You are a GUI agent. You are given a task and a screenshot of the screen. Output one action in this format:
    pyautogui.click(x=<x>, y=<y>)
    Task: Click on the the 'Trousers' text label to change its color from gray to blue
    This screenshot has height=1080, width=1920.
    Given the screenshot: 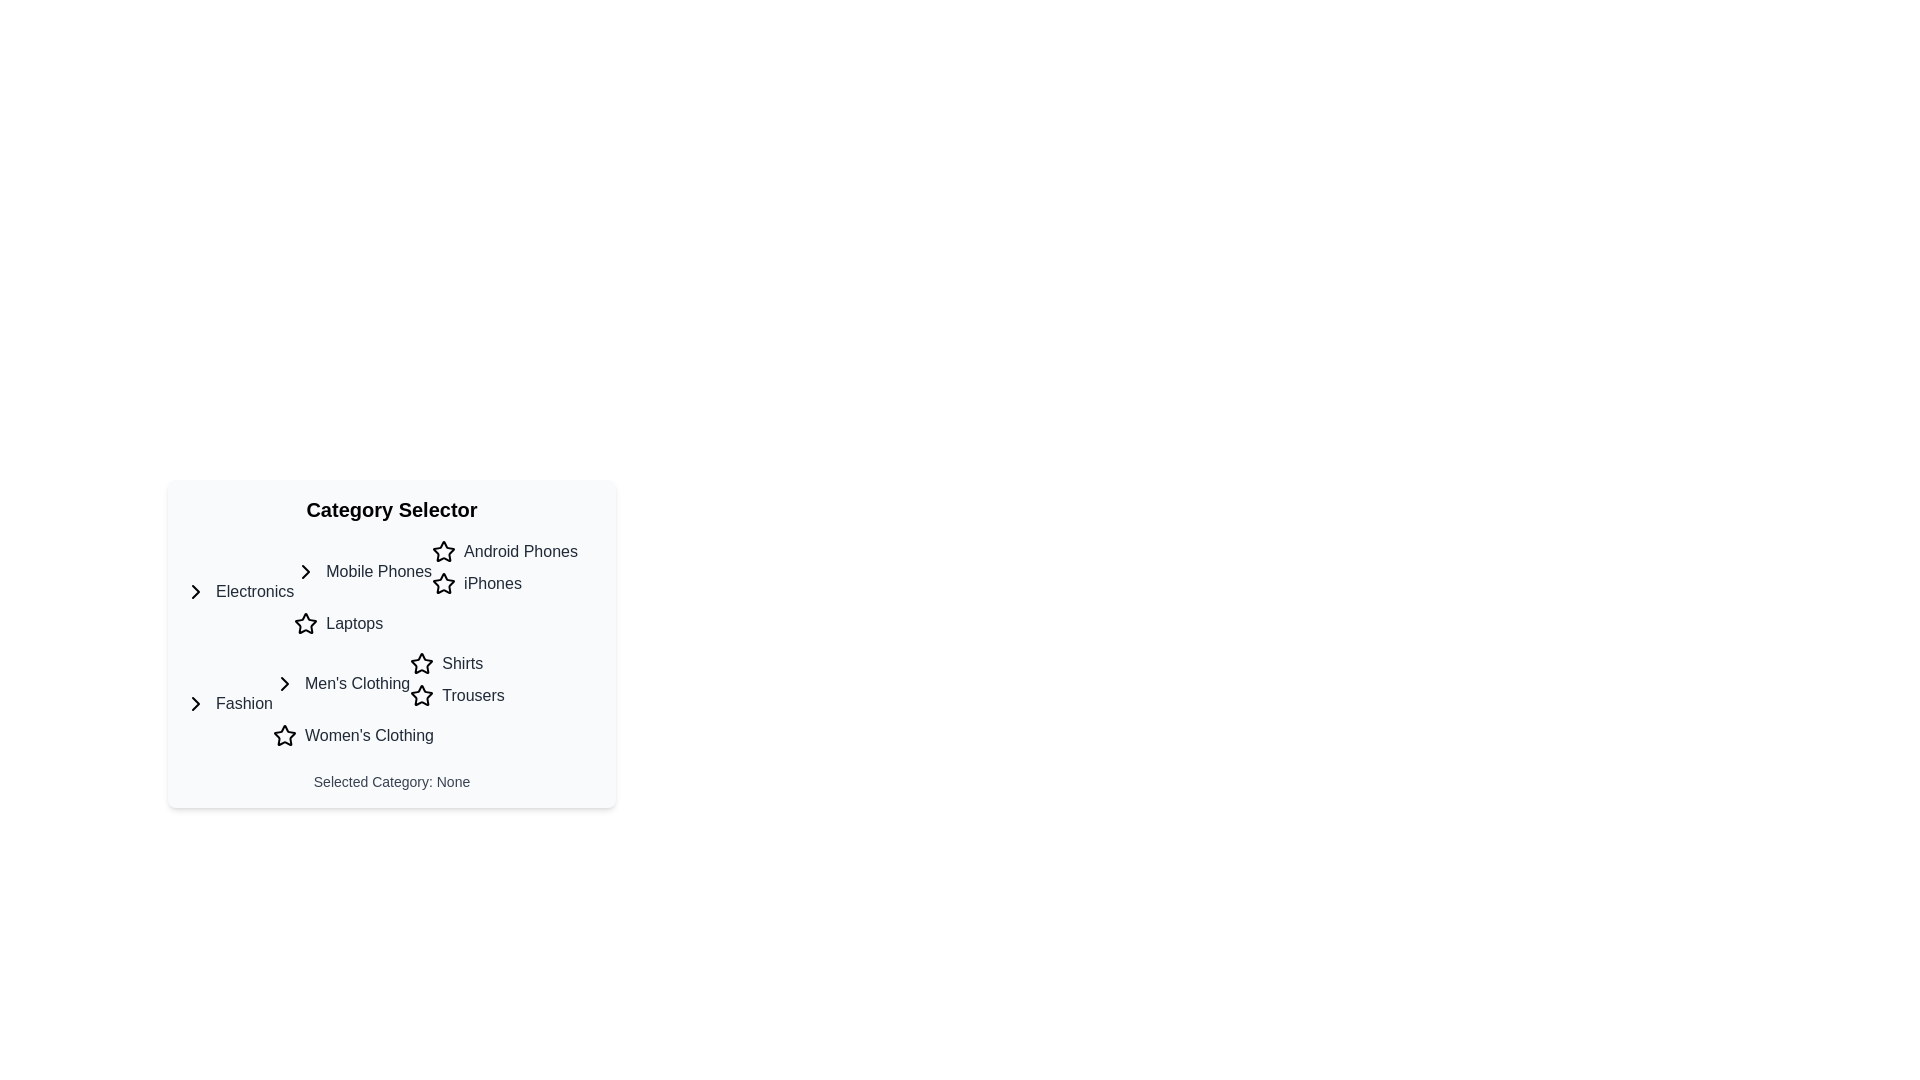 What is the action you would take?
    pyautogui.click(x=472, y=694)
    